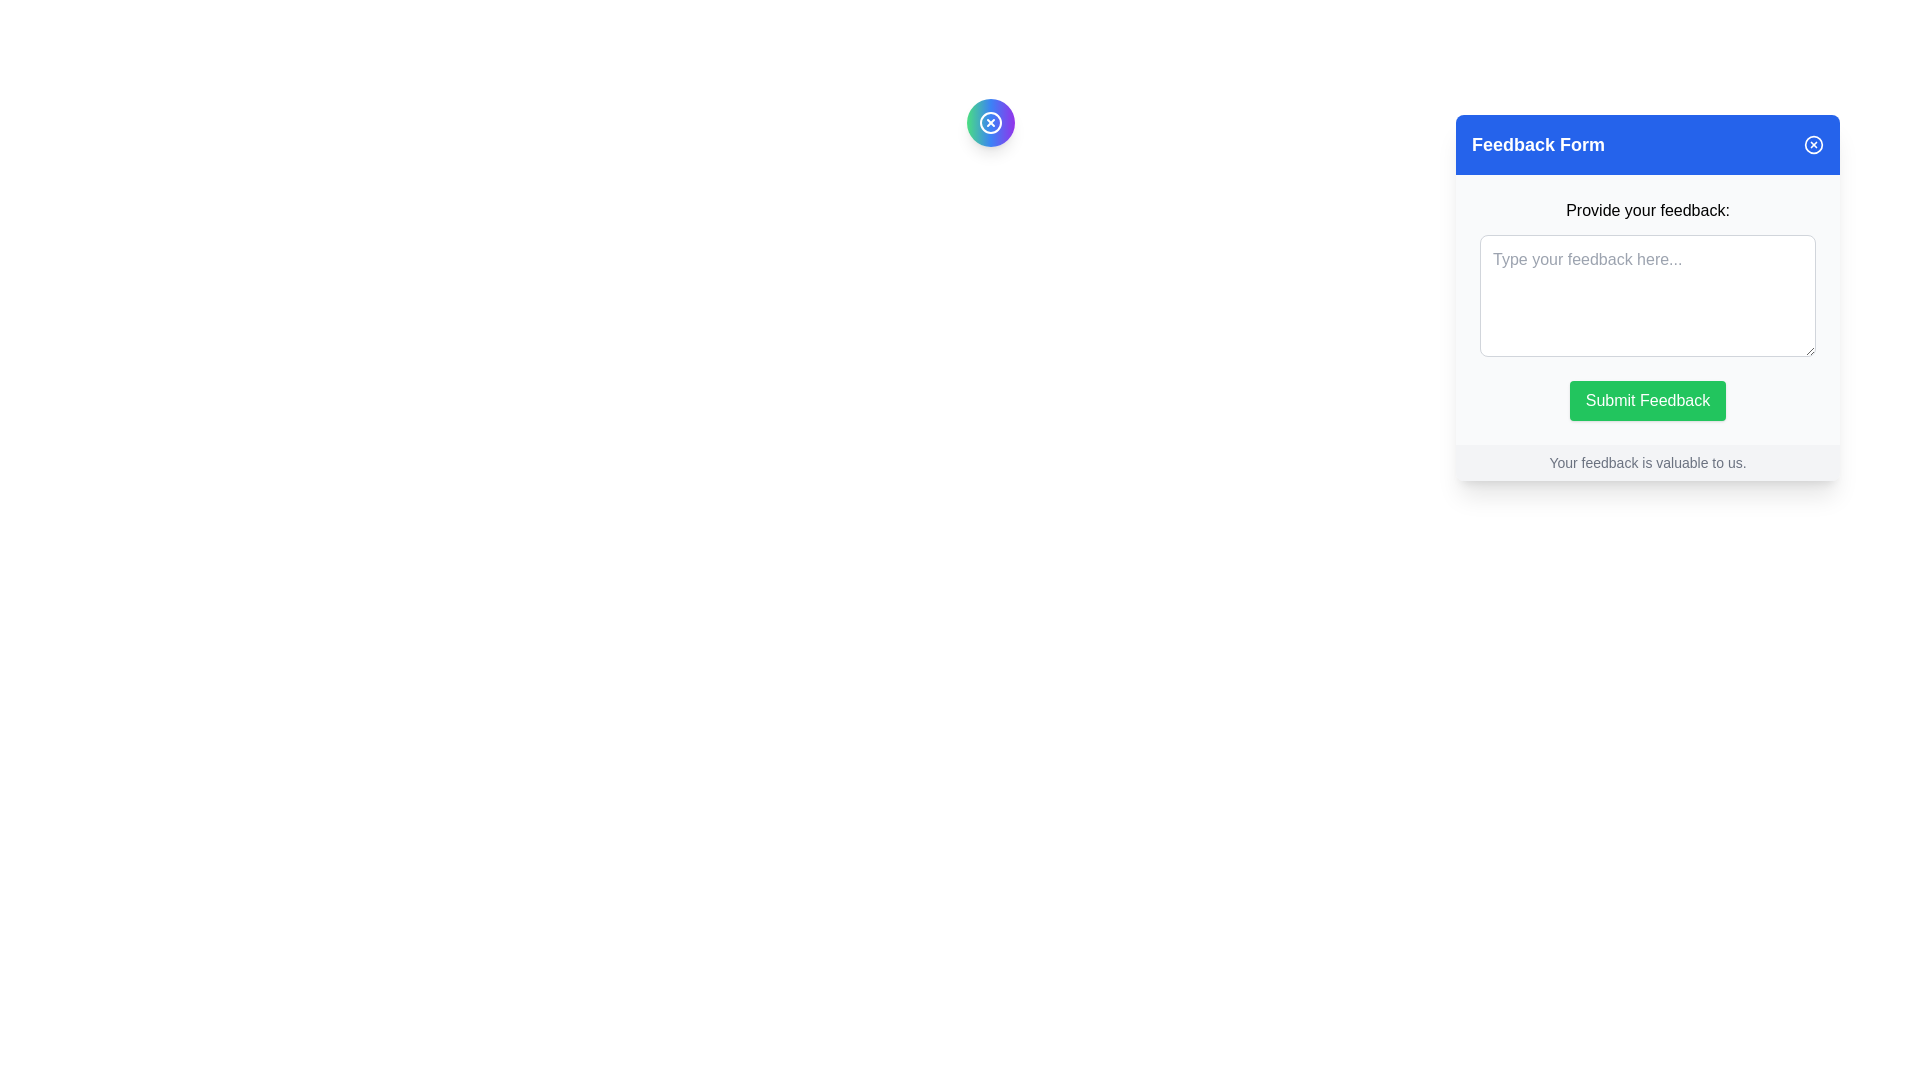 The width and height of the screenshot is (1920, 1080). I want to click on the static text label that encourages users to provide feedback, located at the bottom of the 'Feedback Form' interface with a light gray background, so click(1647, 462).